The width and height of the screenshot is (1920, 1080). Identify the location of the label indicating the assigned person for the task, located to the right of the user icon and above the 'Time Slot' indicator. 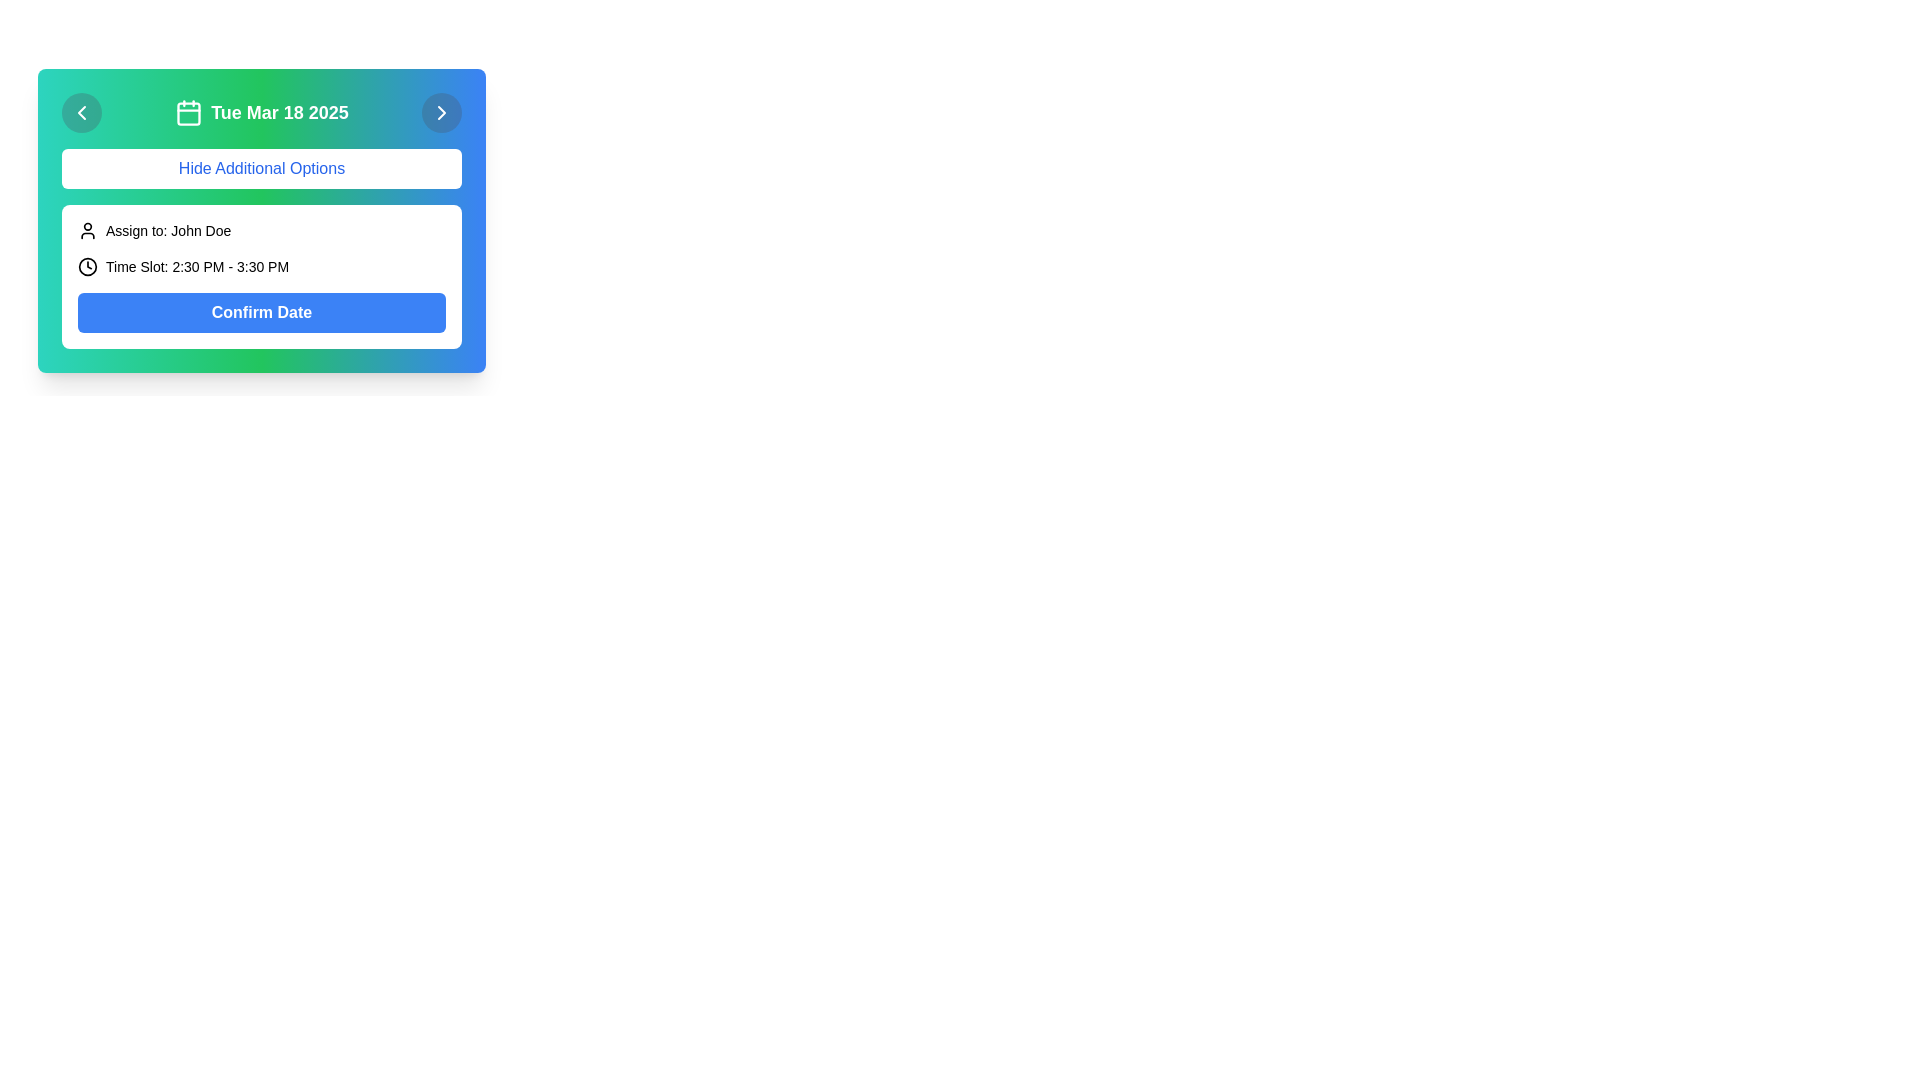
(168, 230).